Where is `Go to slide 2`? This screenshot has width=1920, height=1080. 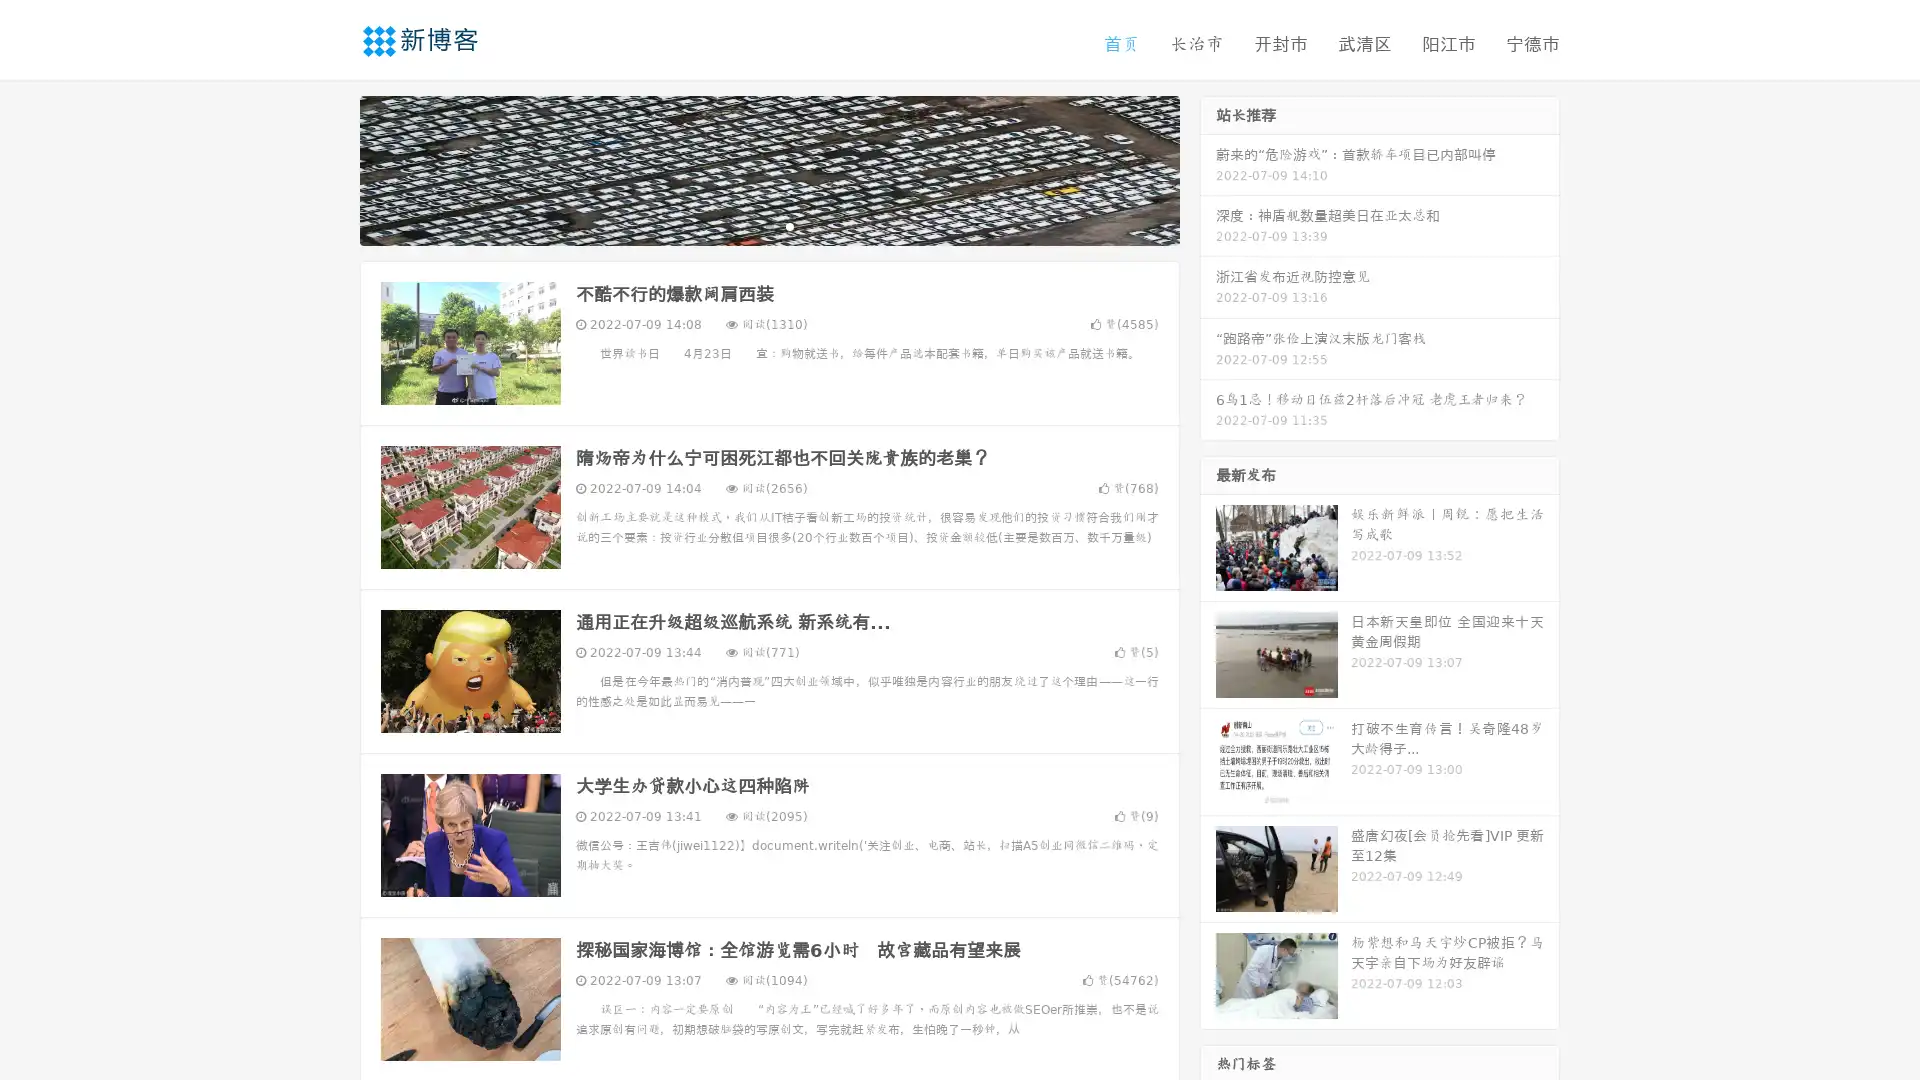 Go to slide 2 is located at coordinates (768, 225).